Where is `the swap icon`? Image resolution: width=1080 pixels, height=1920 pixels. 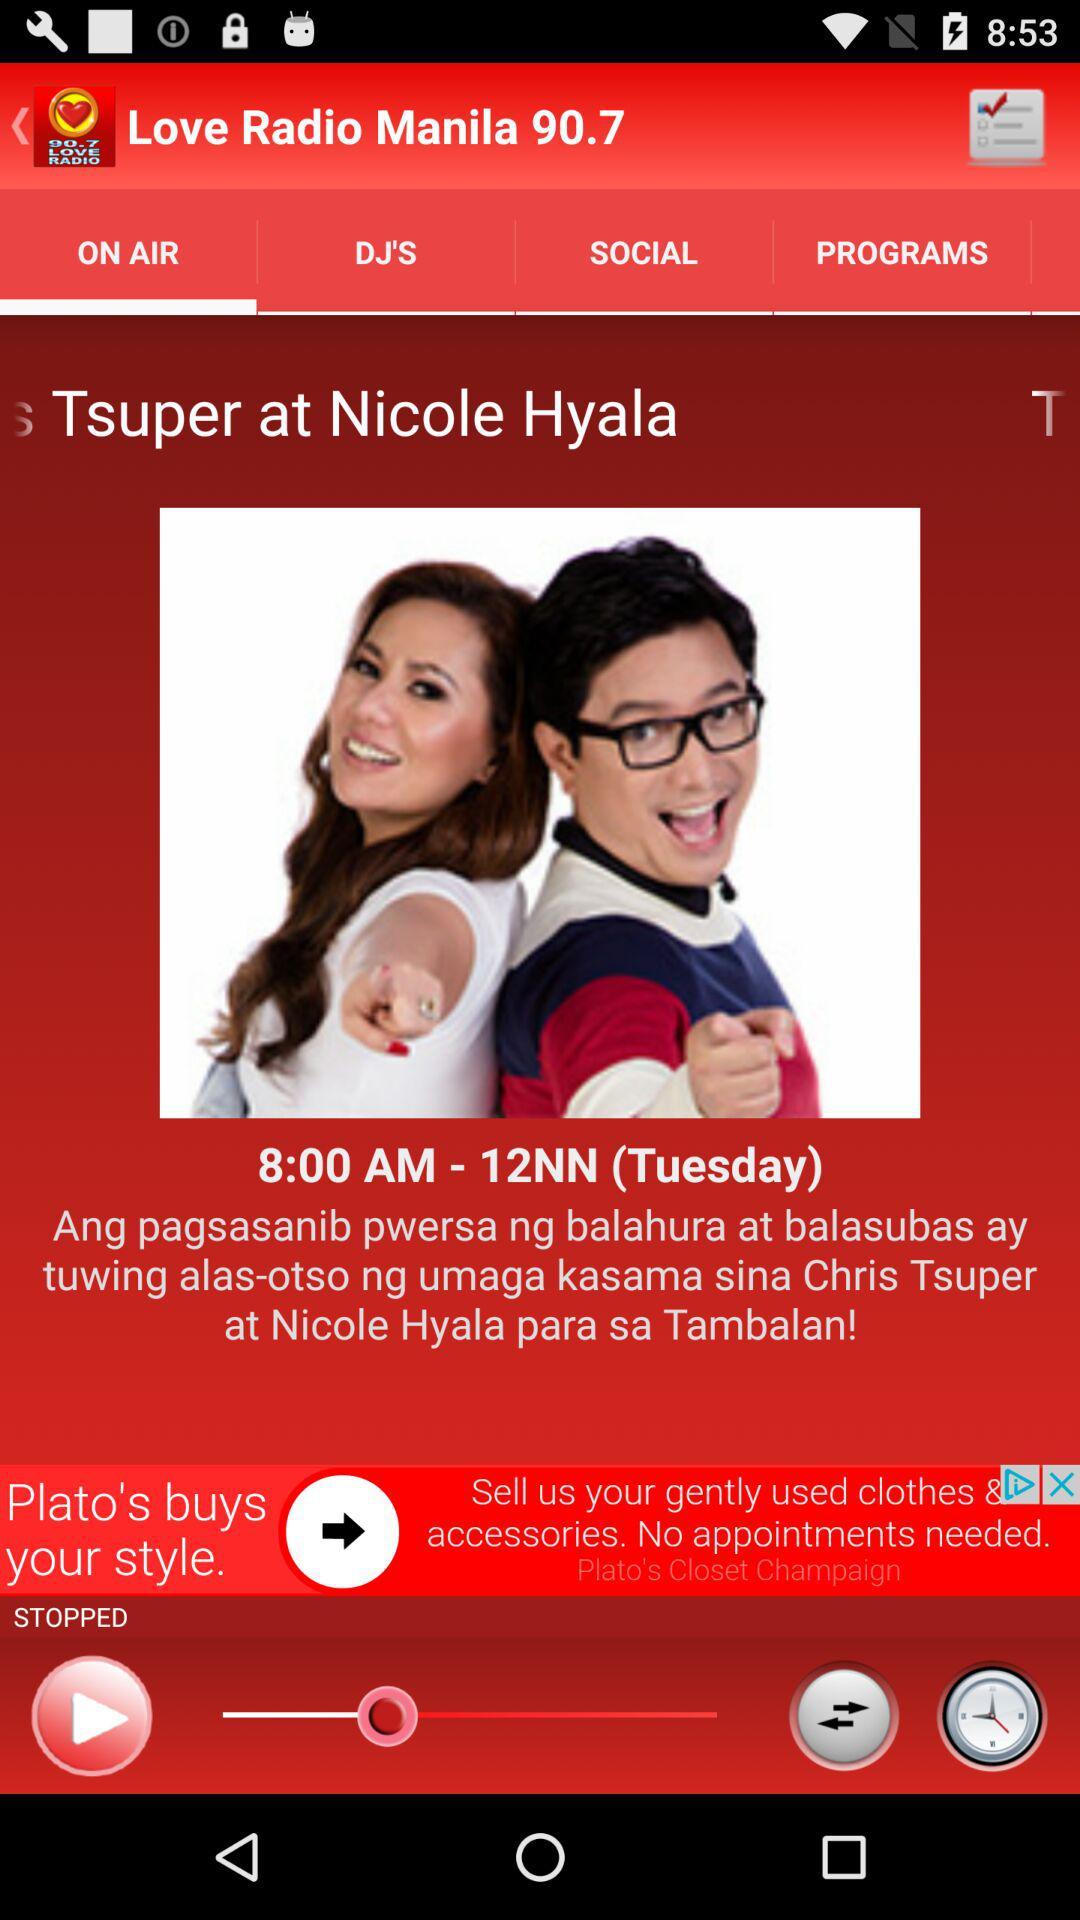 the swap icon is located at coordinates (843, 1835).